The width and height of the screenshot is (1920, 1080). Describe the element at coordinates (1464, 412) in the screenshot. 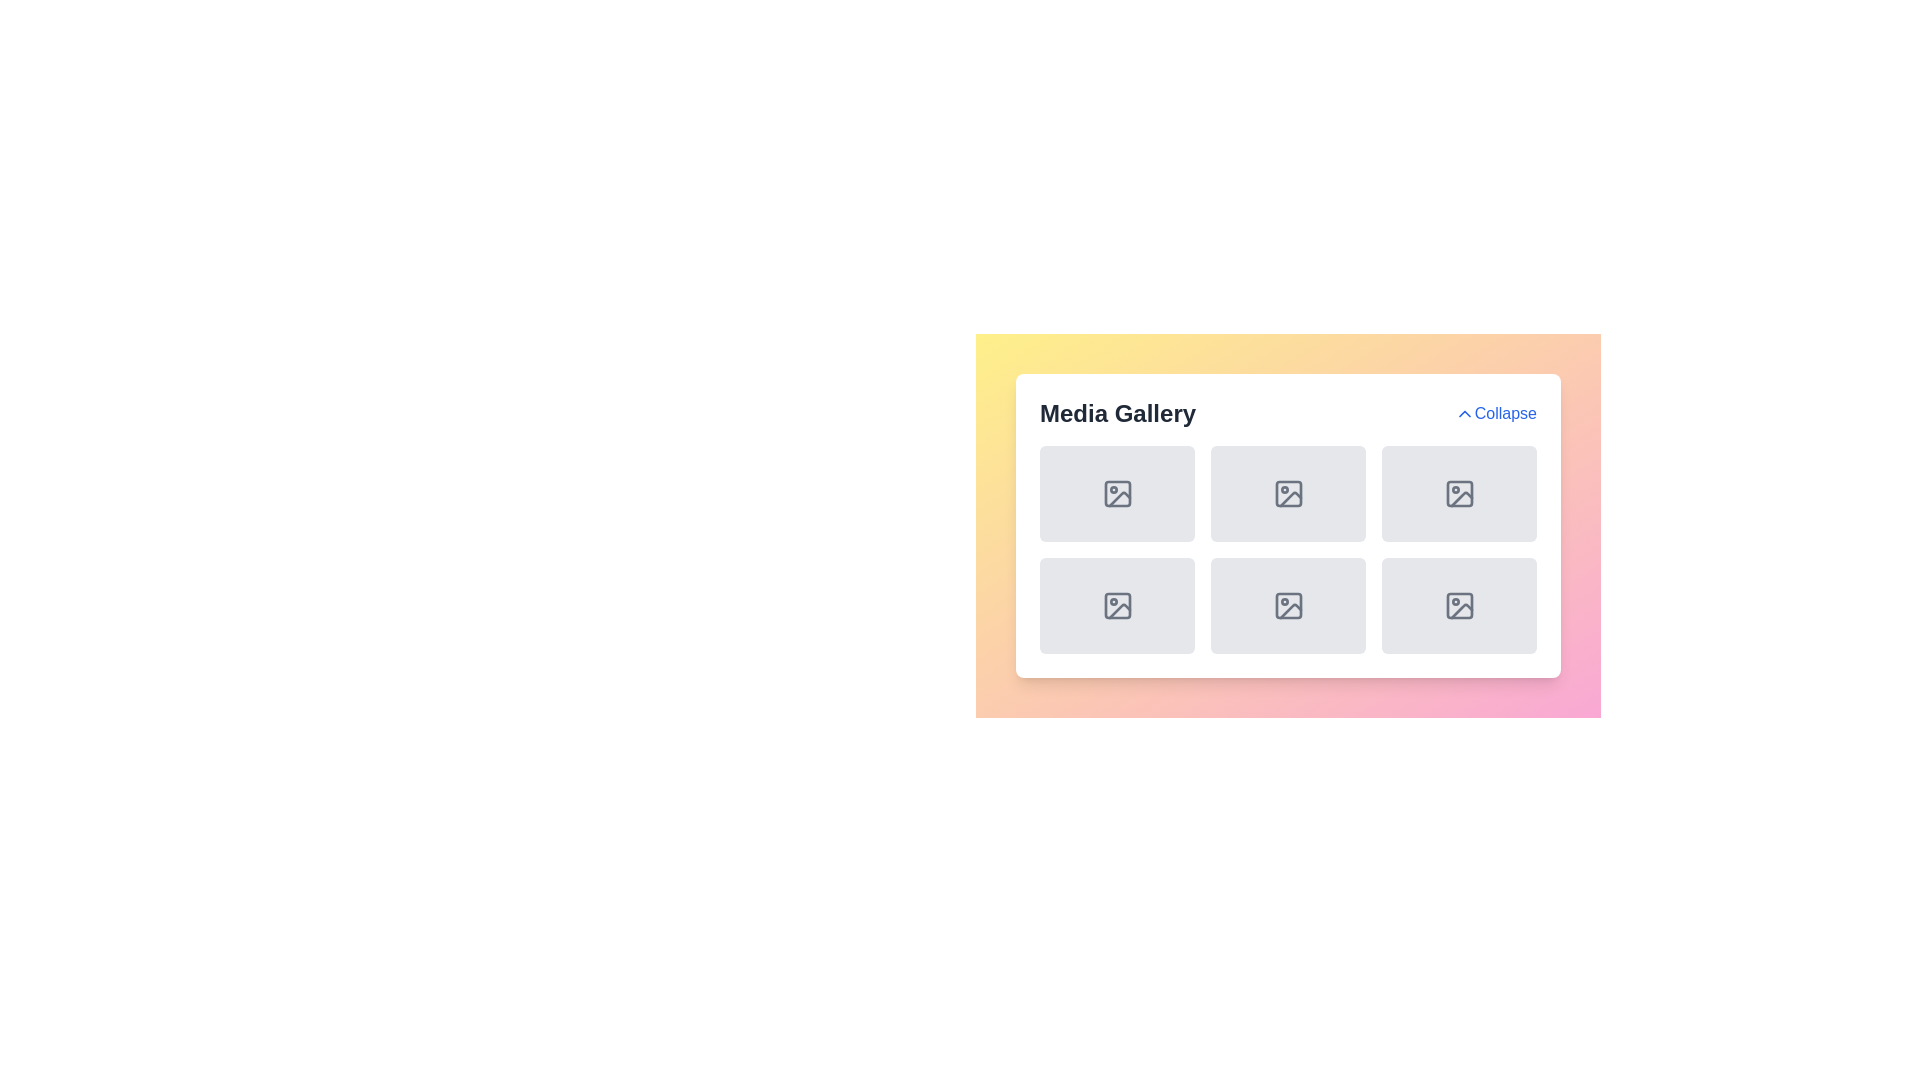

I see `the chevron-shaped icon with a blue outline located to the left of the 'Collapse' text` at that location.